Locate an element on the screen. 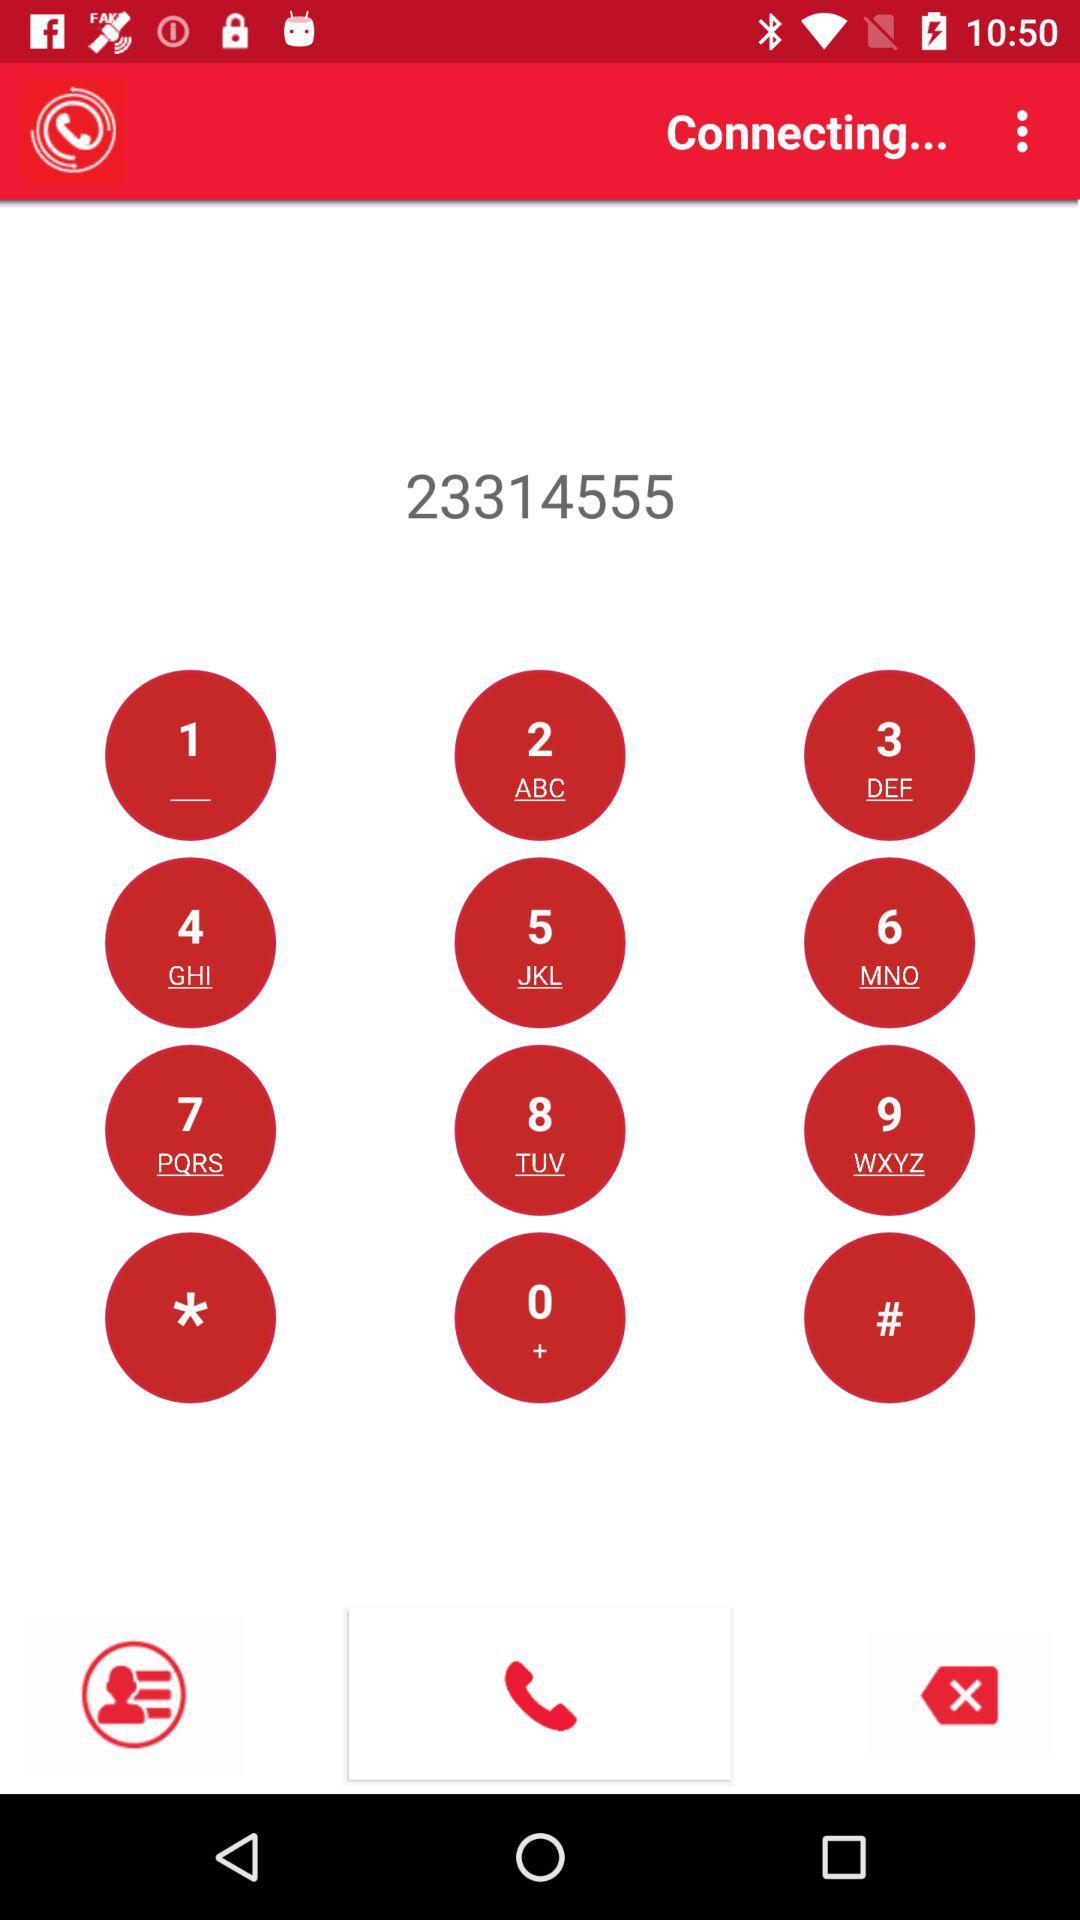 This screenshot has height=1920, width=1080. the close icon is located at coordinates (958, 1693).